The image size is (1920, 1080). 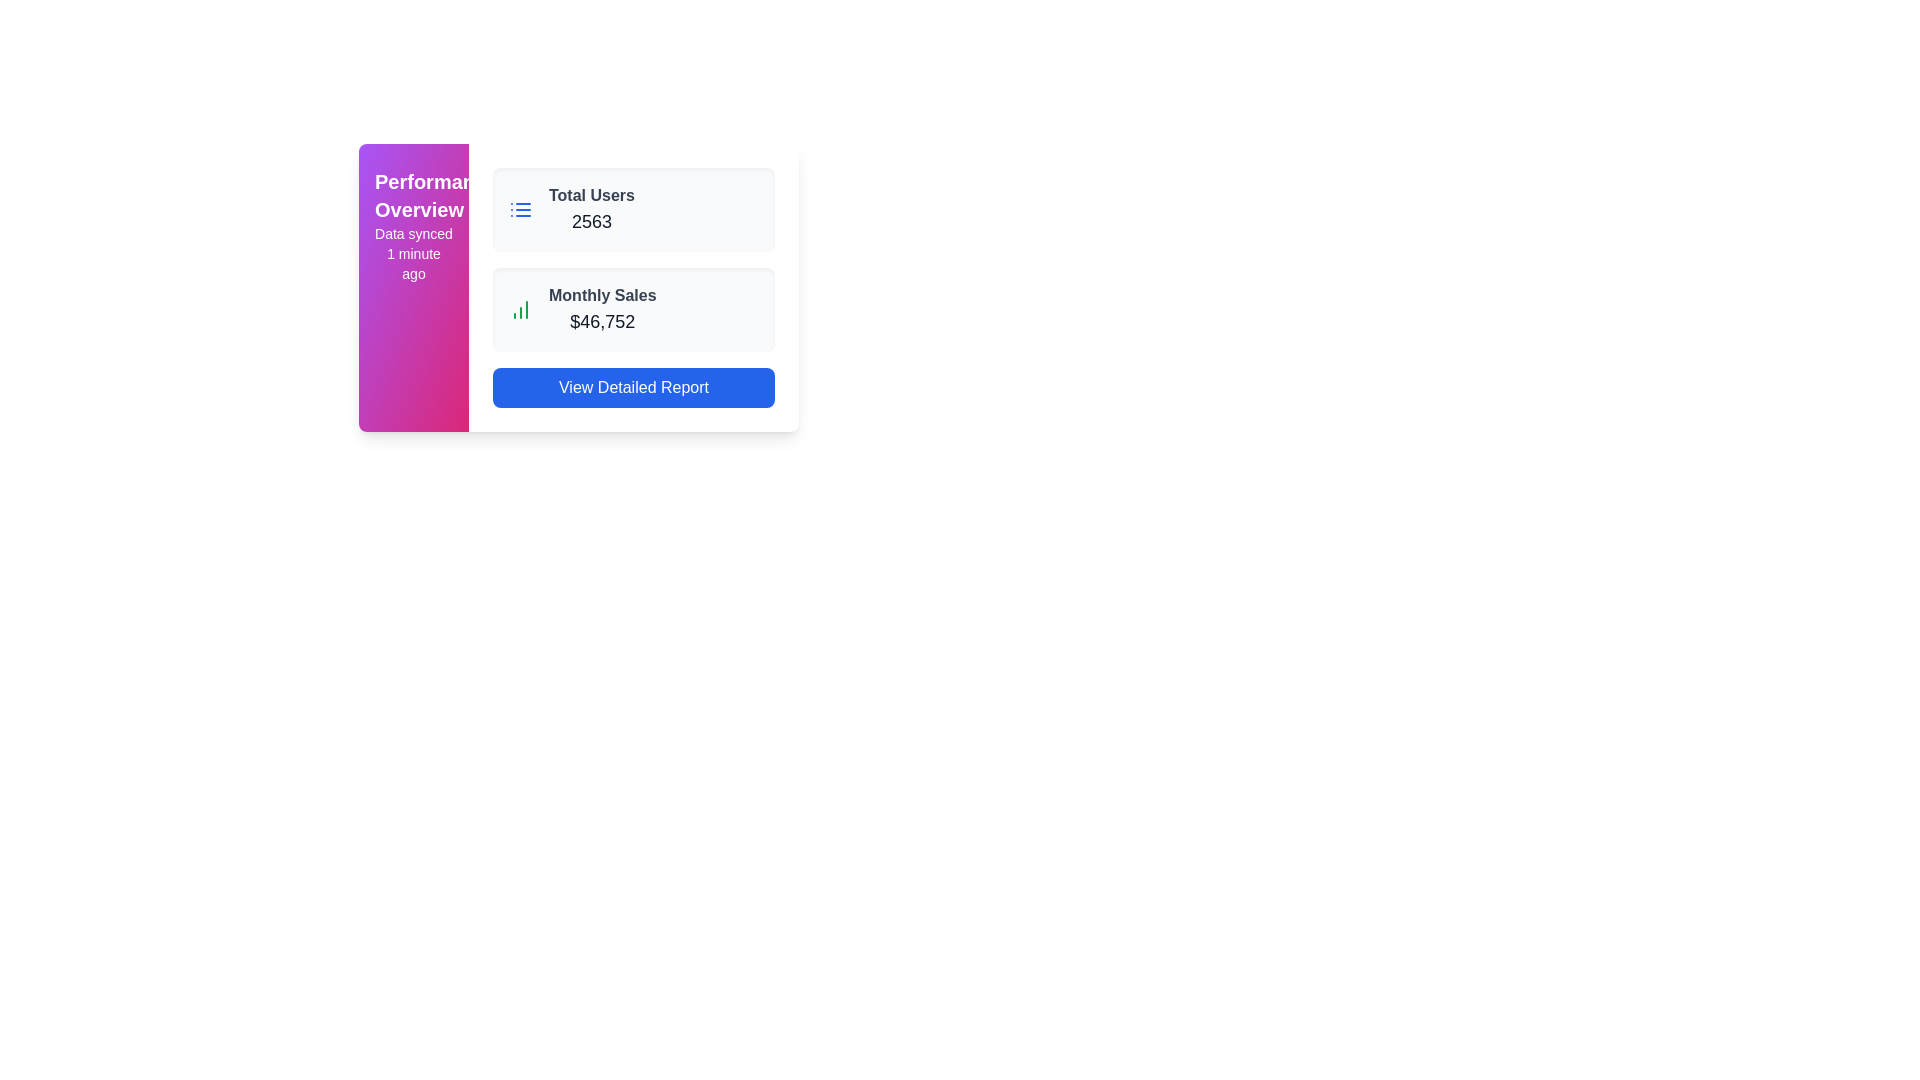 What do you see at coordinates (521, 209) in the screenshot?
I see `the 'Total Users' icon located in the top-left corner of the card layout, adjacent to the 'Total Users' text` at bounding box center [521, 209].